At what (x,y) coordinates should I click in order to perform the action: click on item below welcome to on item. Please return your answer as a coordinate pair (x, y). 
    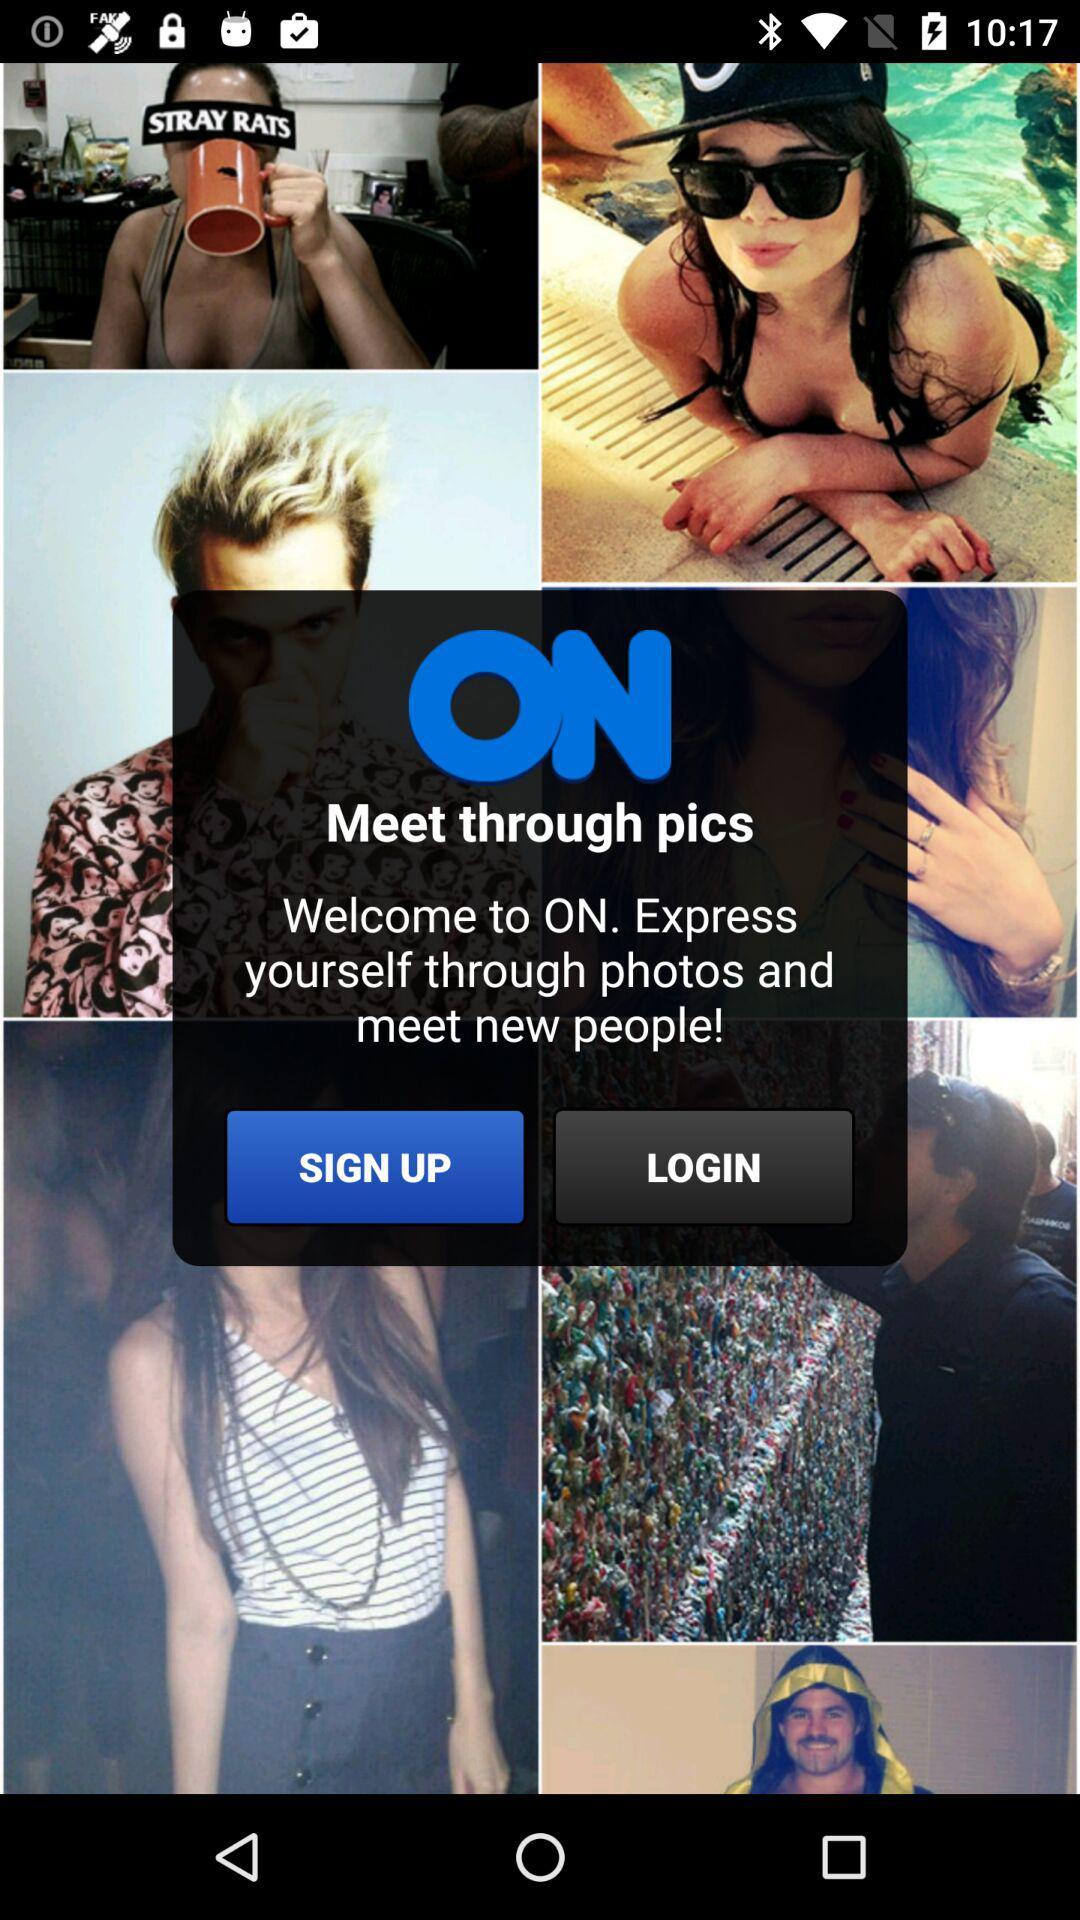
    Looking at the image, I should click on (702, 1166).